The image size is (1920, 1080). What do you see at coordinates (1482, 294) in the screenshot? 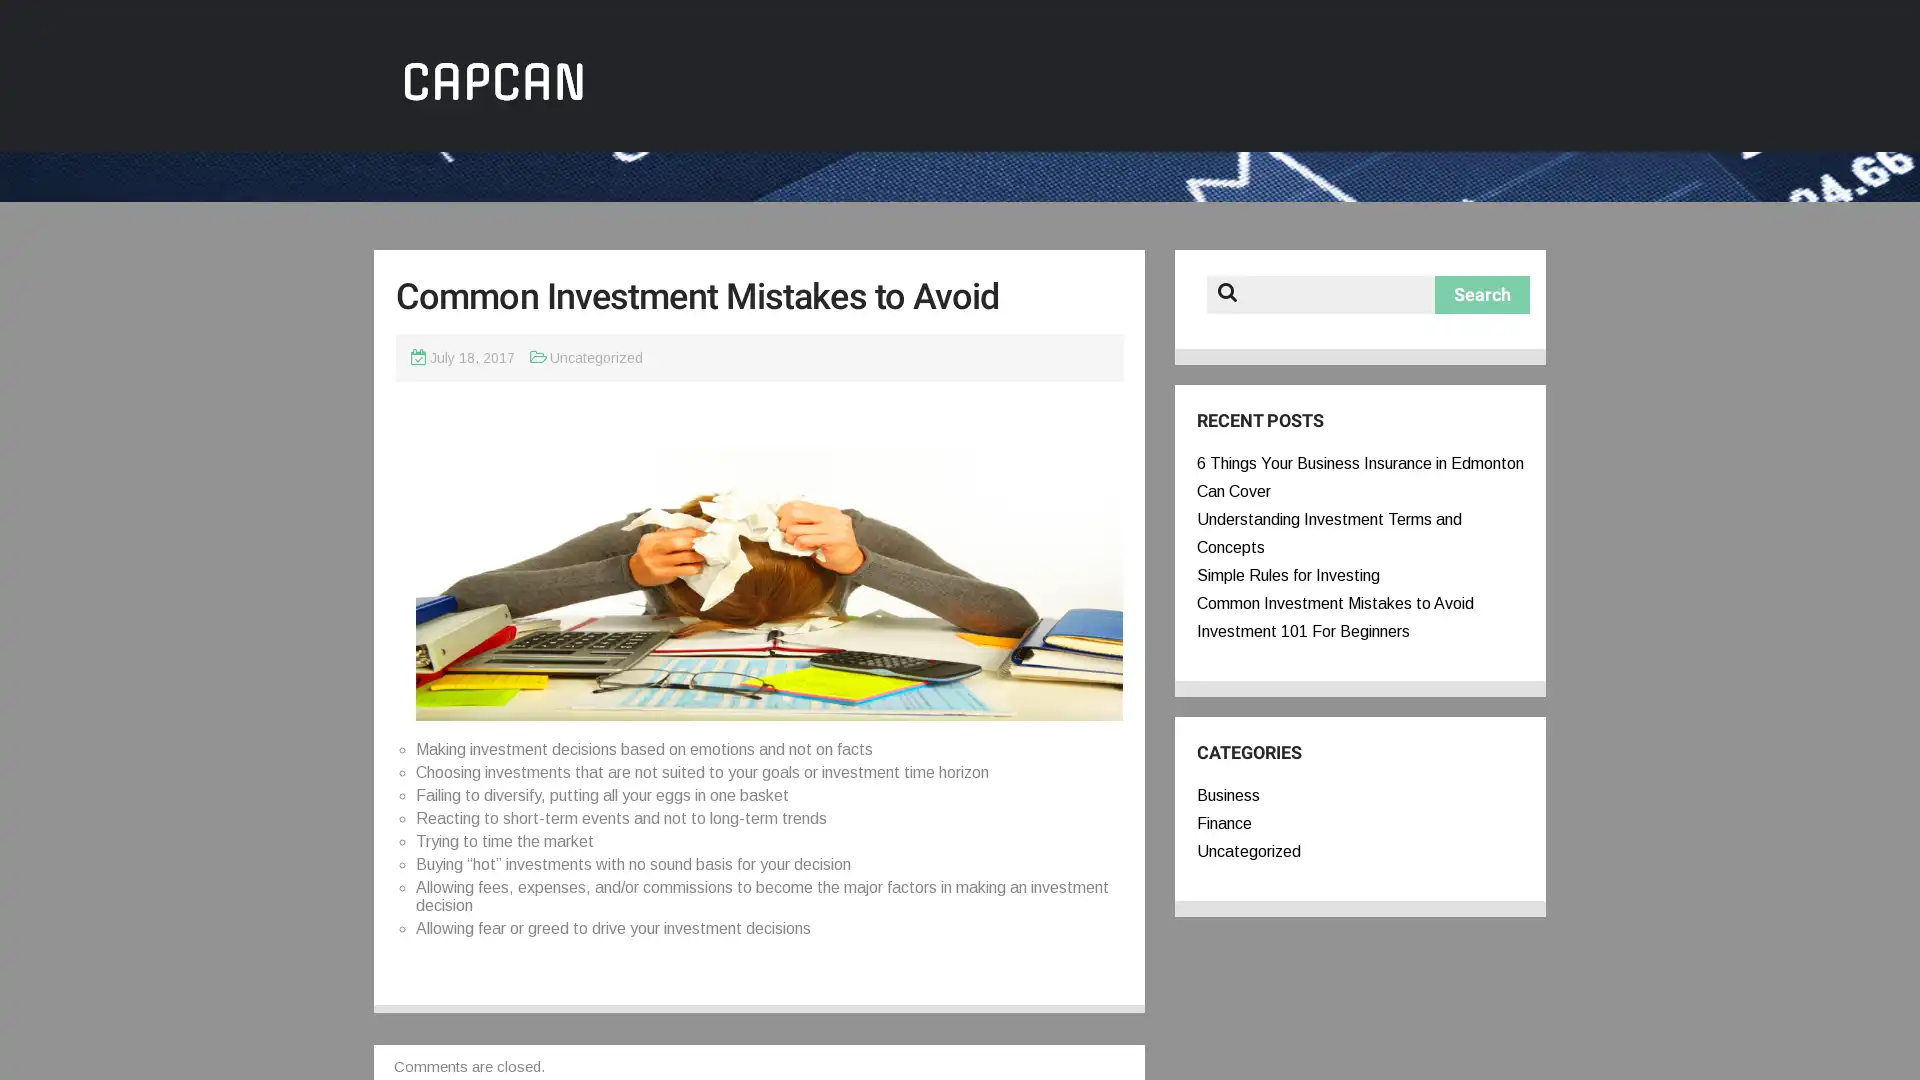
I see `Search` at bounding box center [1482, 294].